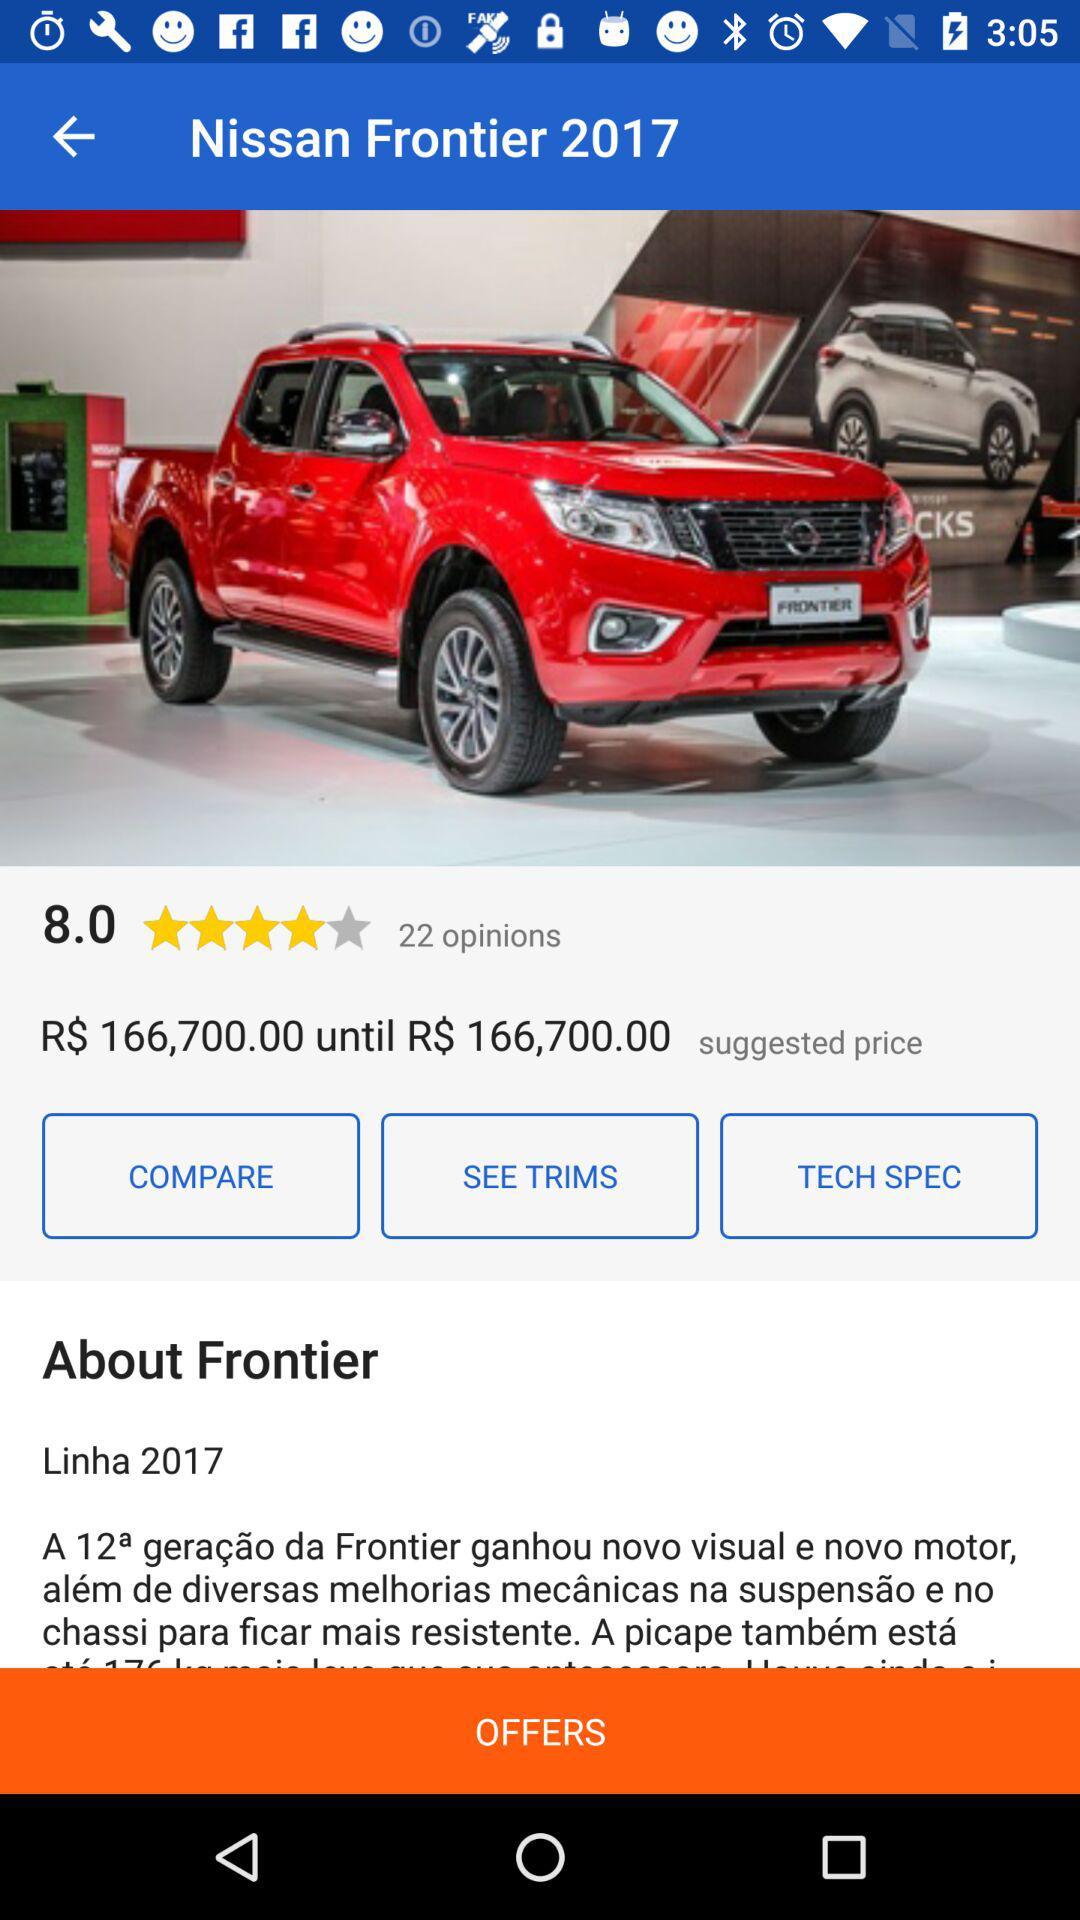 The width and height of the screenshot is (1080, 1920). I want to click on see trims item, so click(540, 1176).